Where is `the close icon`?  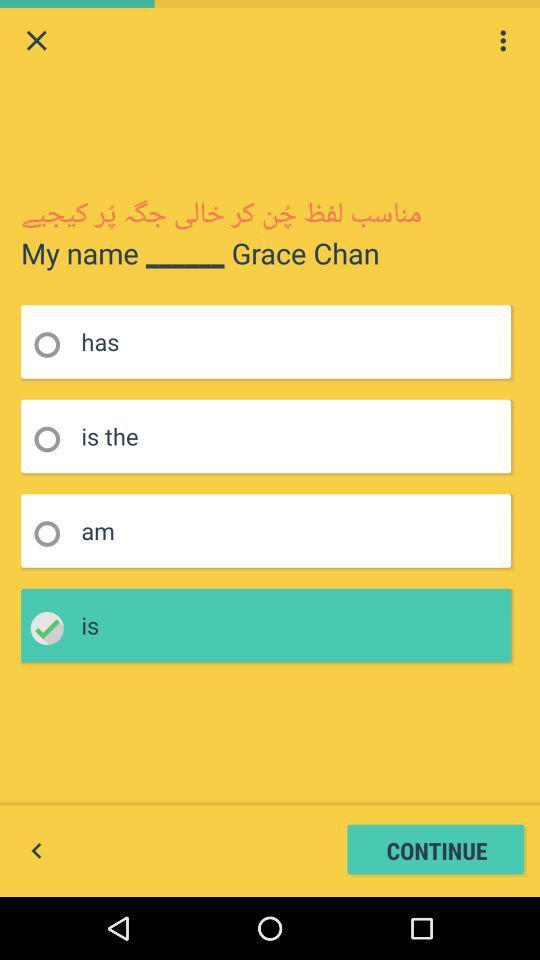 the close icon is located at coordinates (36, 42).